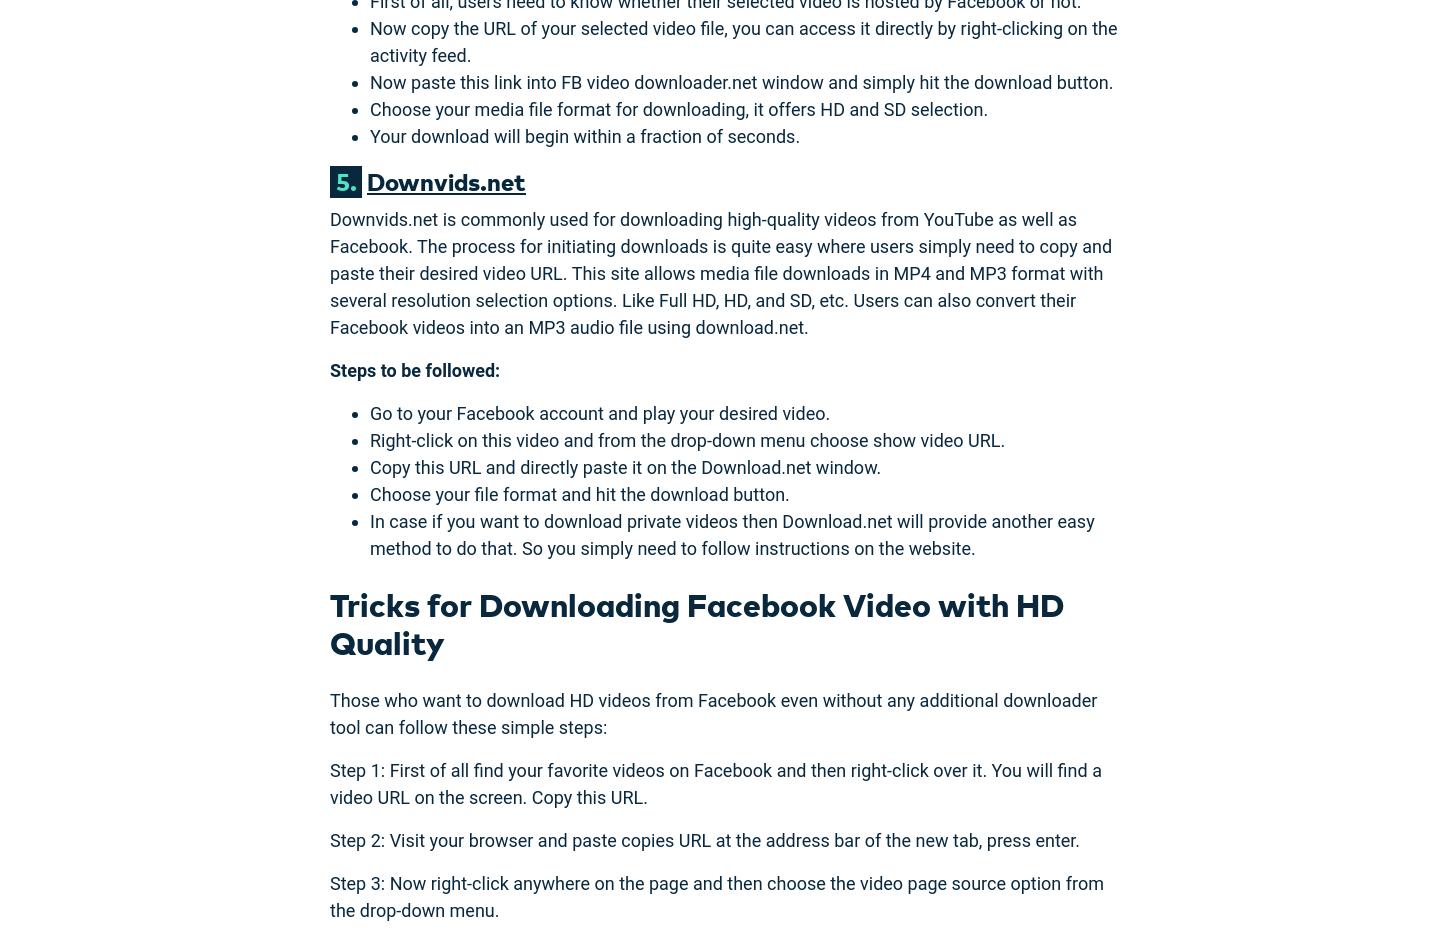 This screenshot has height=936, width=1450. I want to click on 'Choose your media file format for downloading, it offers HD and SD selection.', so click(678, 107).